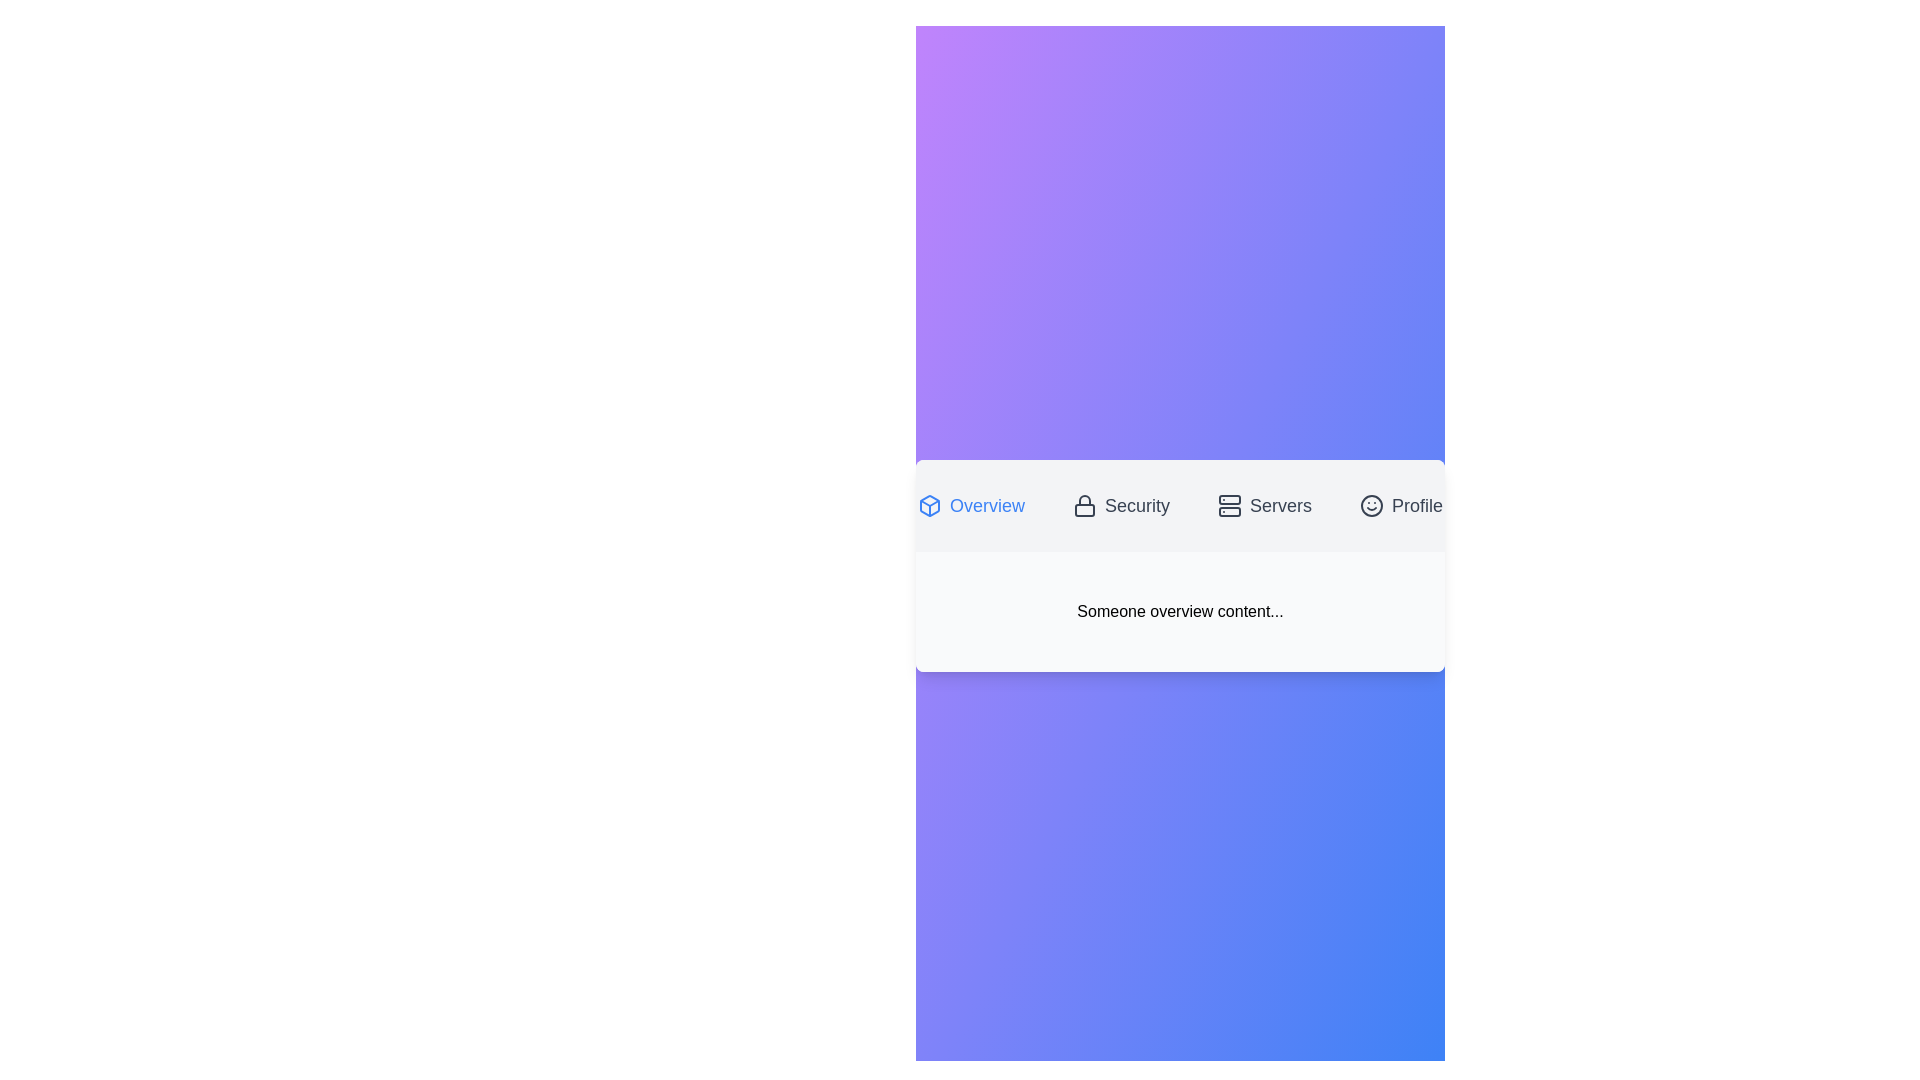 This screenshot has height=1080, width=1920. What do you see at coordinates (928, 504) in the screenshot?
I see `the box icon located at the top-left corner of the navigation bar` at bounding box center [928, 504].